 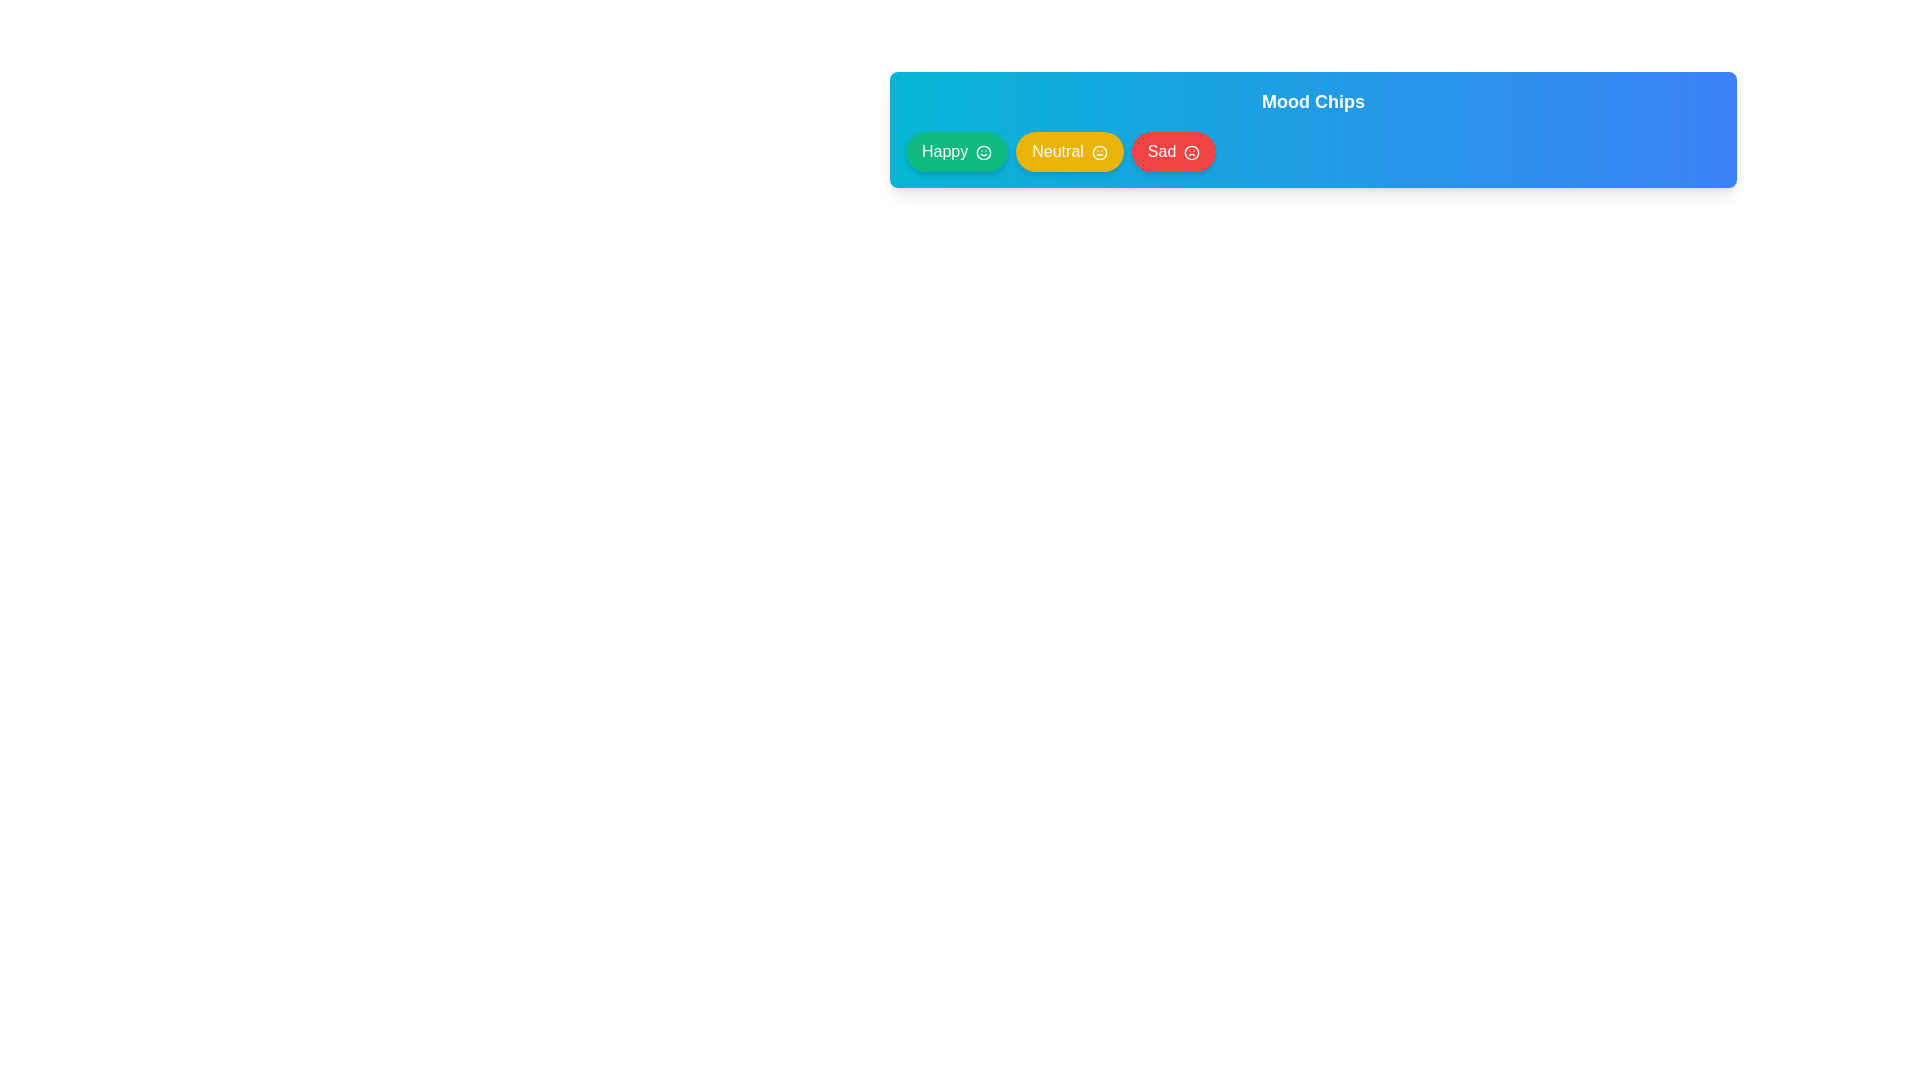 I want to click on the frowning face icon within the 'Sad' mood chip, which is the third option in the mood selection component, so click(x=1192, y=151).